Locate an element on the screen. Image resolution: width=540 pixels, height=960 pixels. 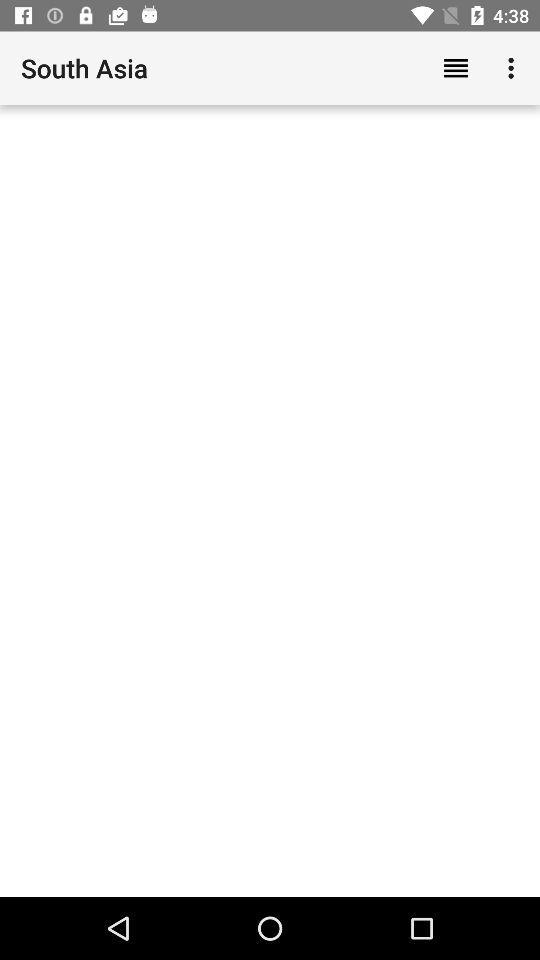
icon to the right of the south asia is located at coordinates (455, 68).